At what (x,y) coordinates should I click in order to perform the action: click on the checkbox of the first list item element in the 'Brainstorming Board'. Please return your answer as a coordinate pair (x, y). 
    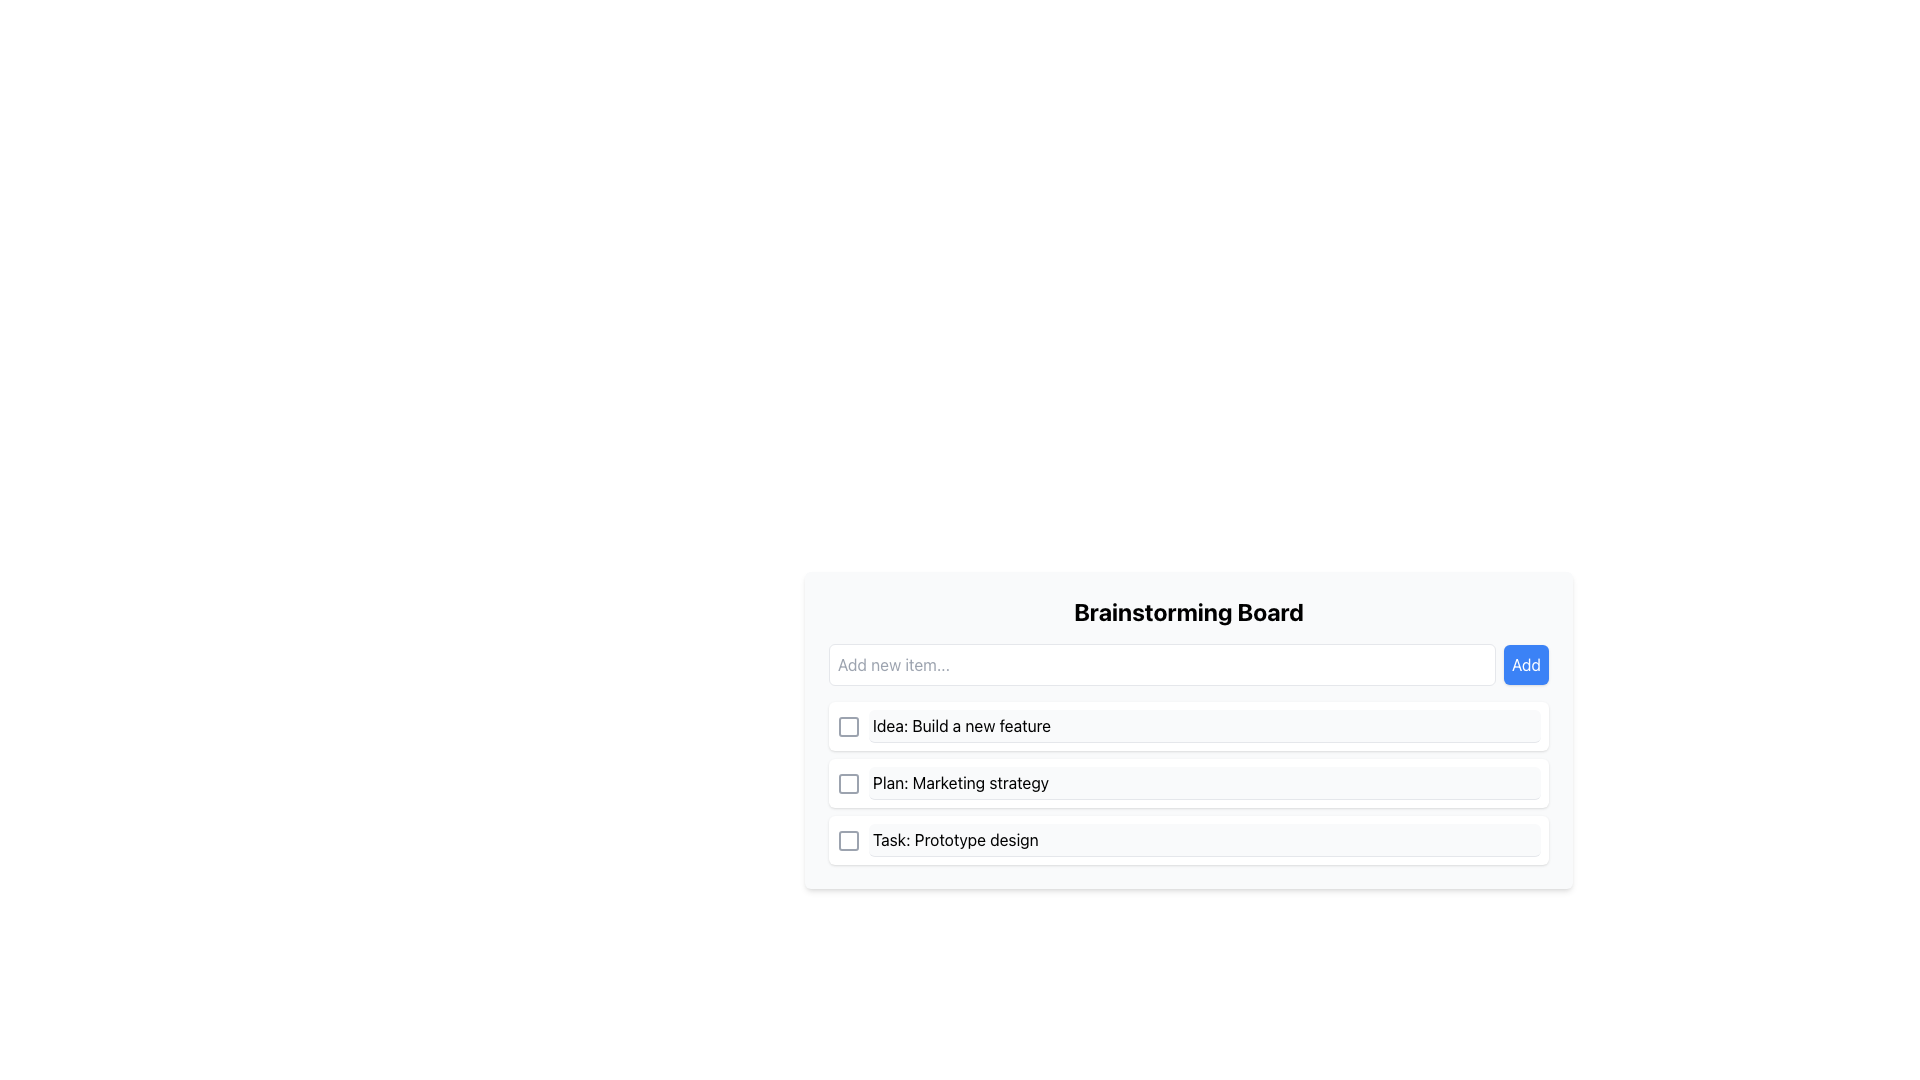
    Looking at the image, I should click on (1189, 729).